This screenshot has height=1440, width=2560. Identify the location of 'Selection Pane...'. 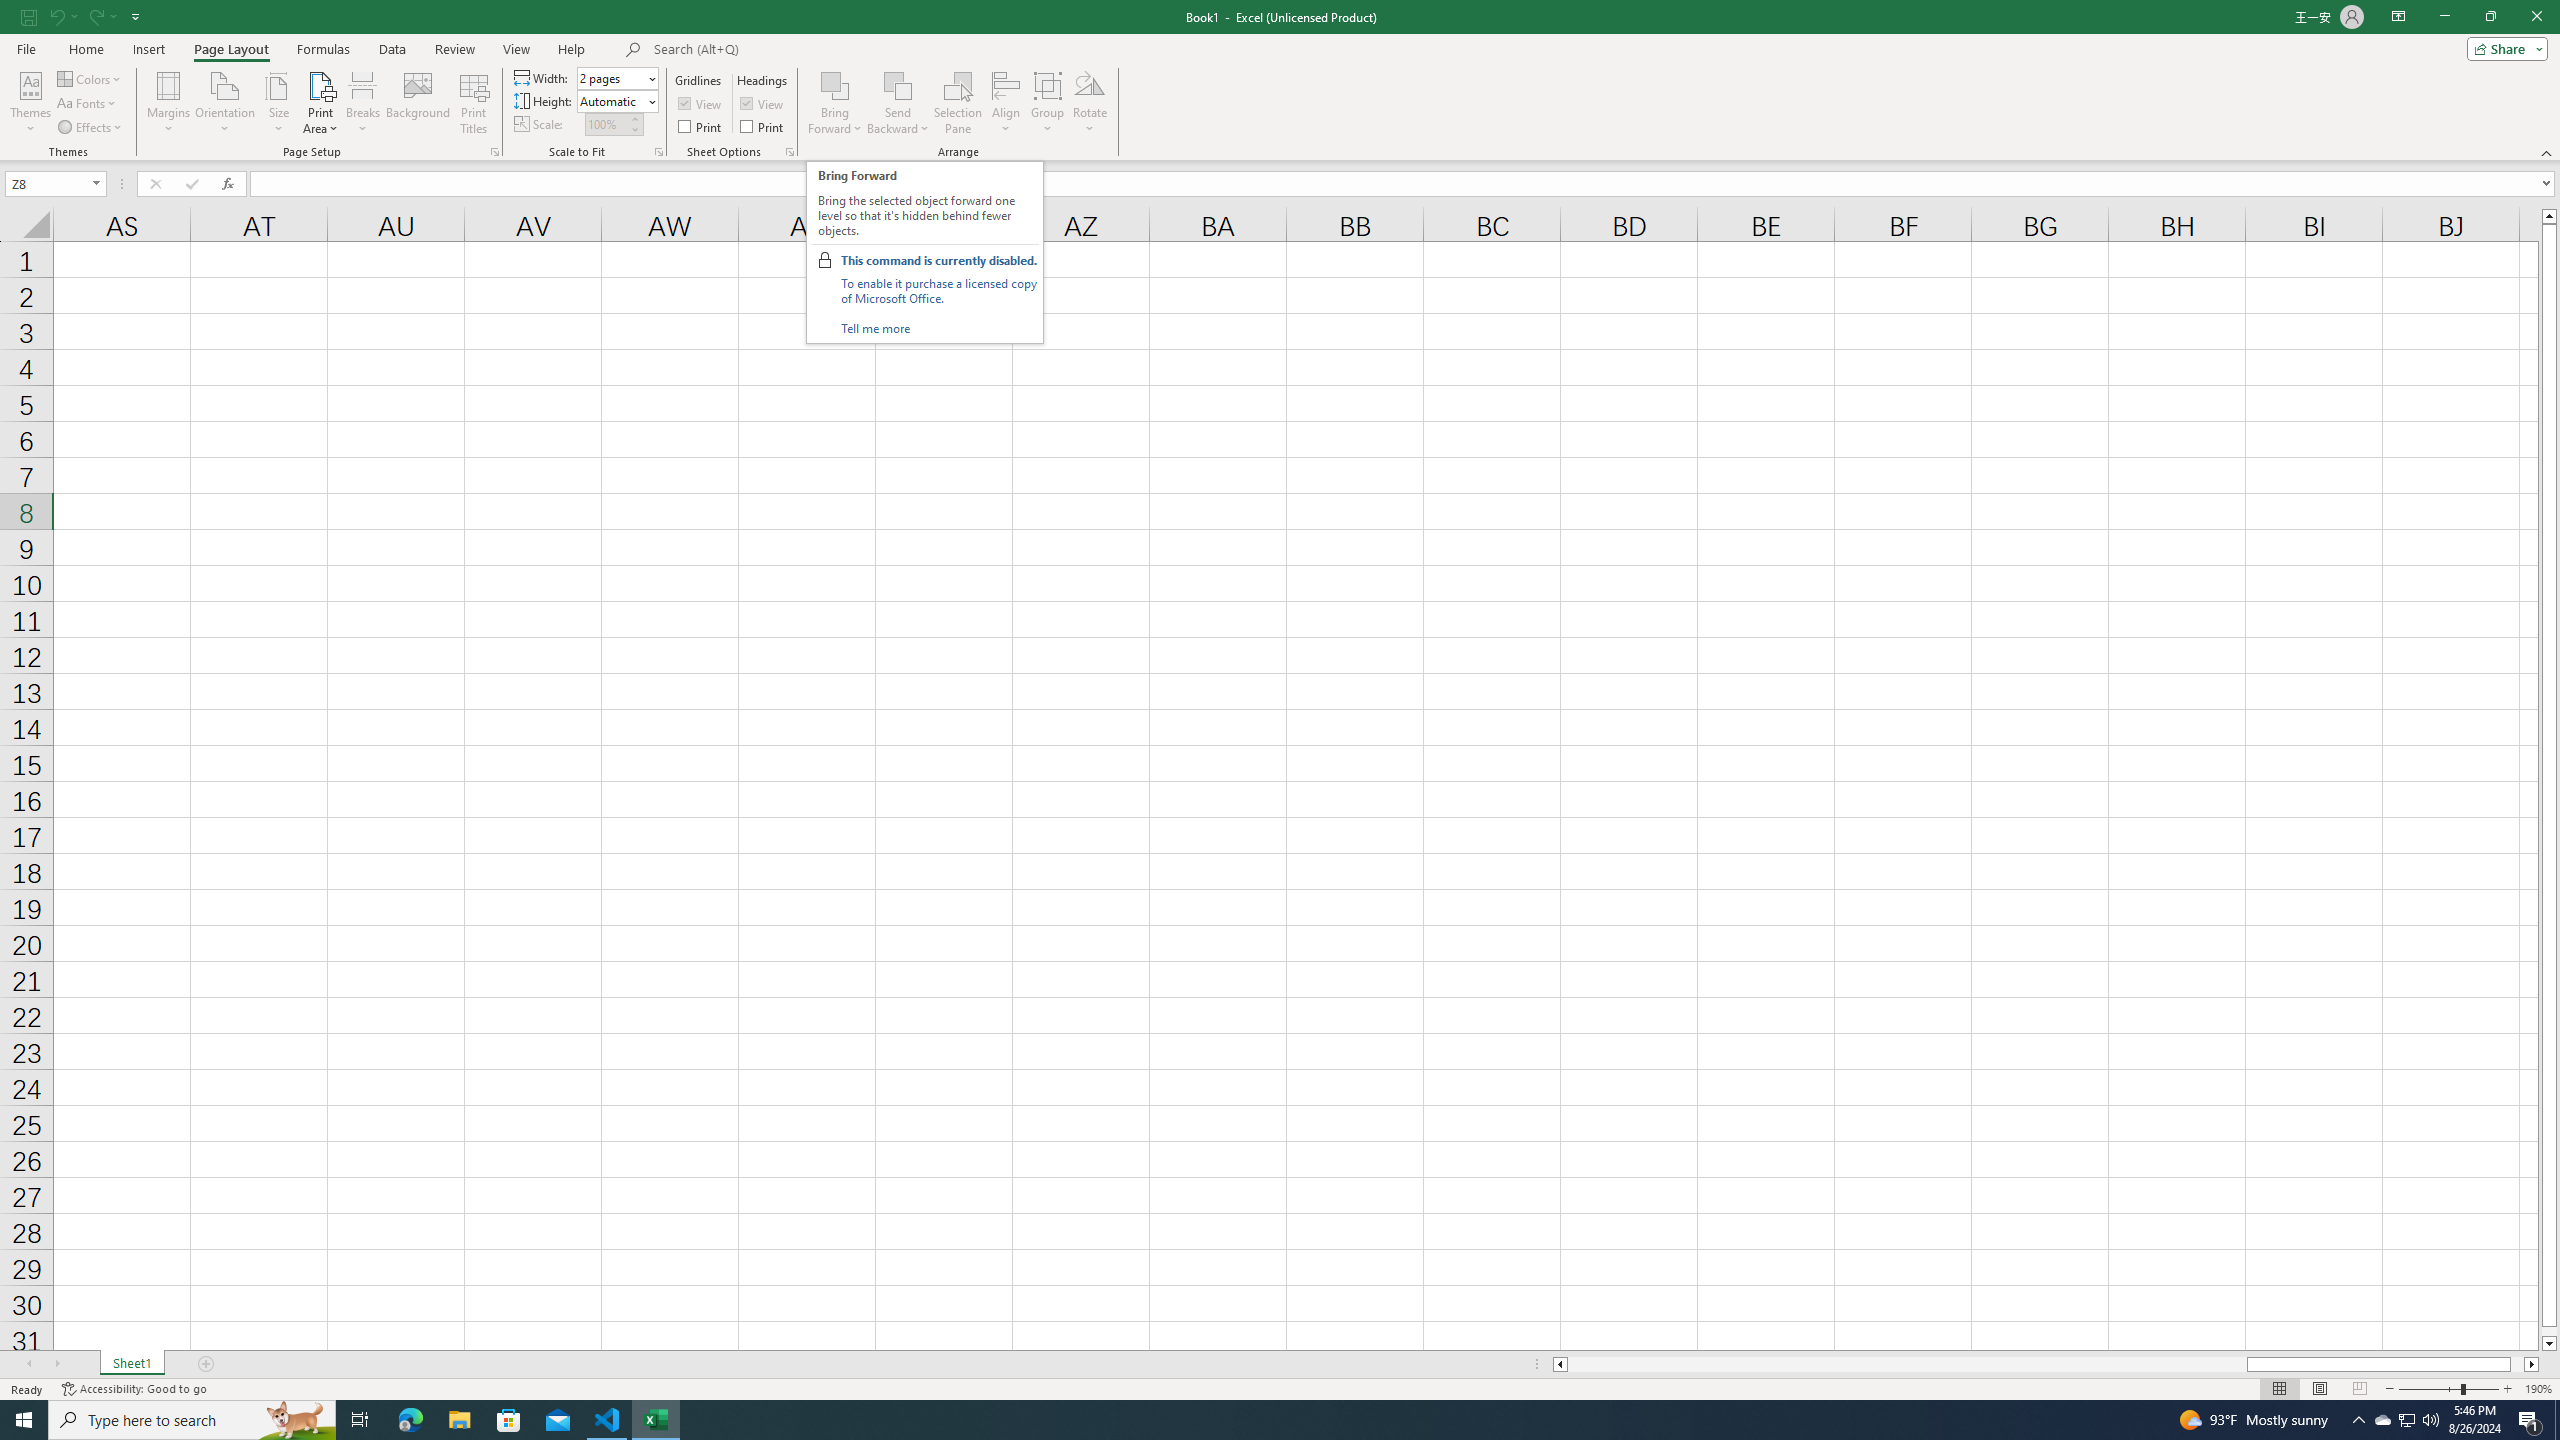
(957, 103).